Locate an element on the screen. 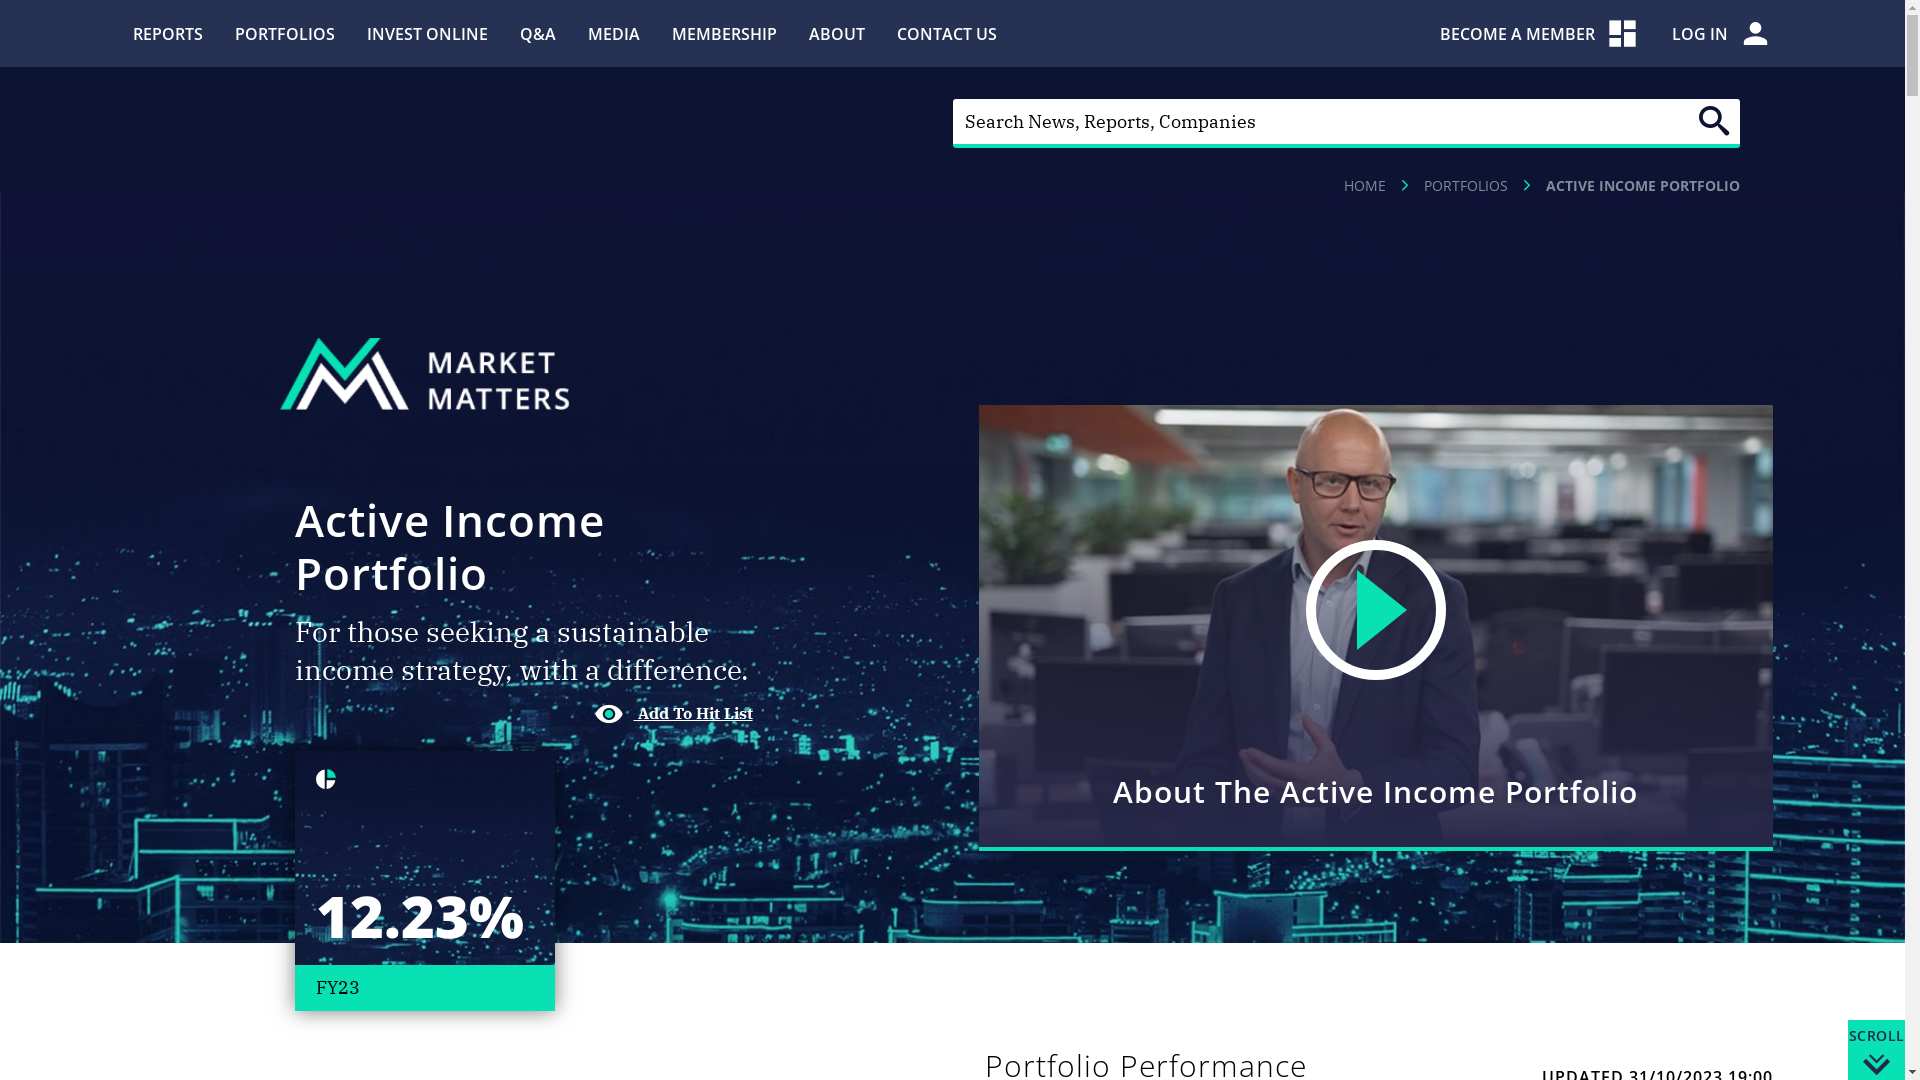 The image size is (1920, 1080). 'HOME' is located at coordinates (1363, 185).